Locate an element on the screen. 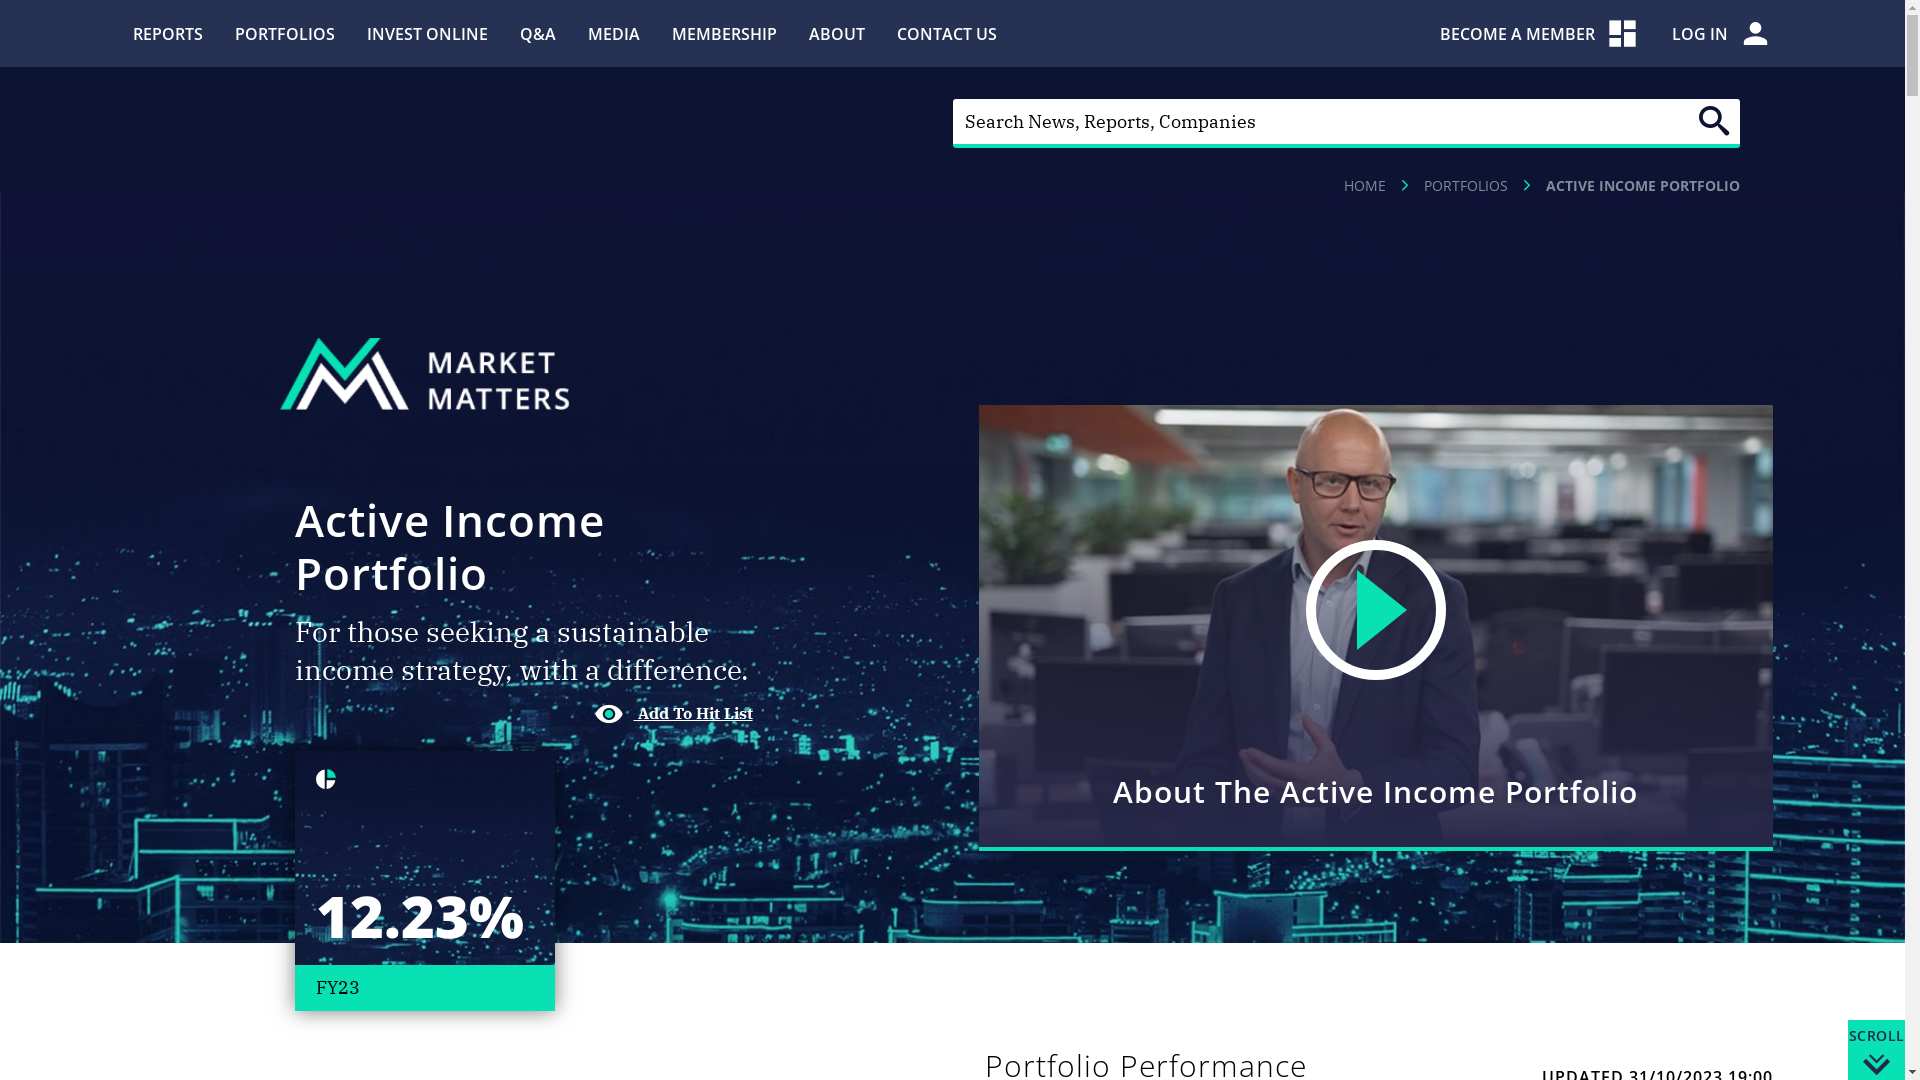 The image size is (1920, 1080). 'HOME' is located at coordinates (1363, 185).